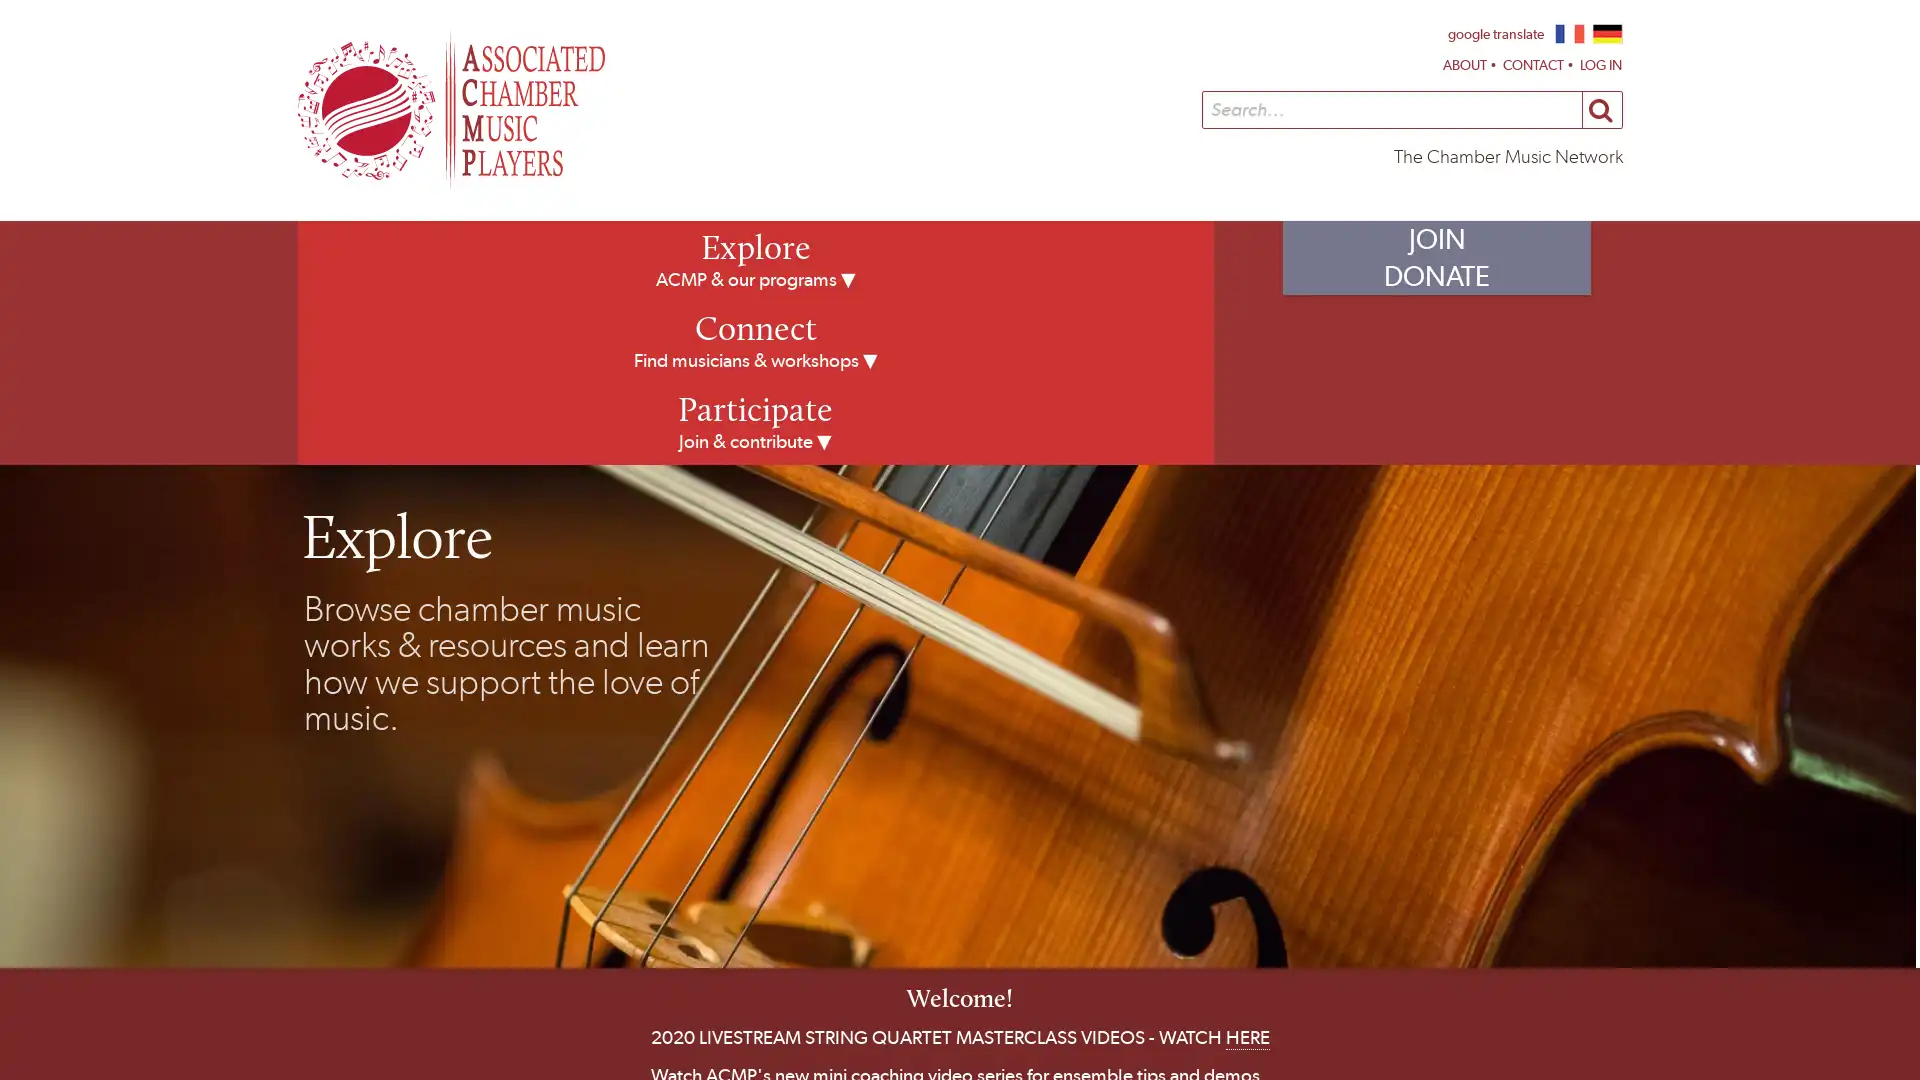  What do you see at coordinates (1601, 110) in the screenshot?
I see `Search` at bounding box center [1601, 110].